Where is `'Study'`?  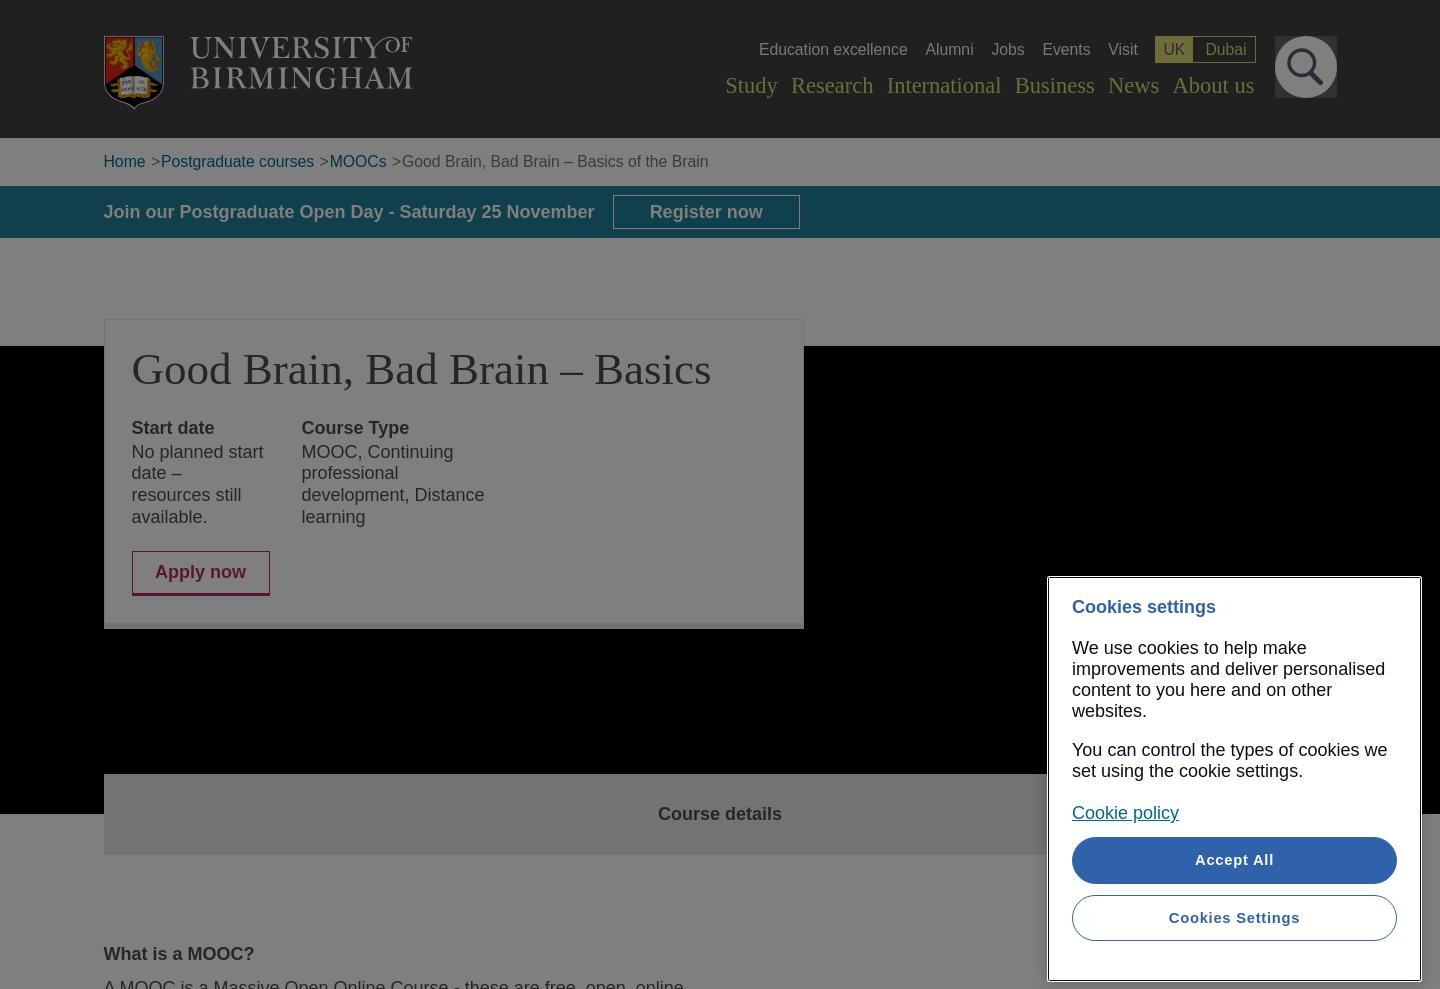
'Study' is located at coordinates (749, 84).